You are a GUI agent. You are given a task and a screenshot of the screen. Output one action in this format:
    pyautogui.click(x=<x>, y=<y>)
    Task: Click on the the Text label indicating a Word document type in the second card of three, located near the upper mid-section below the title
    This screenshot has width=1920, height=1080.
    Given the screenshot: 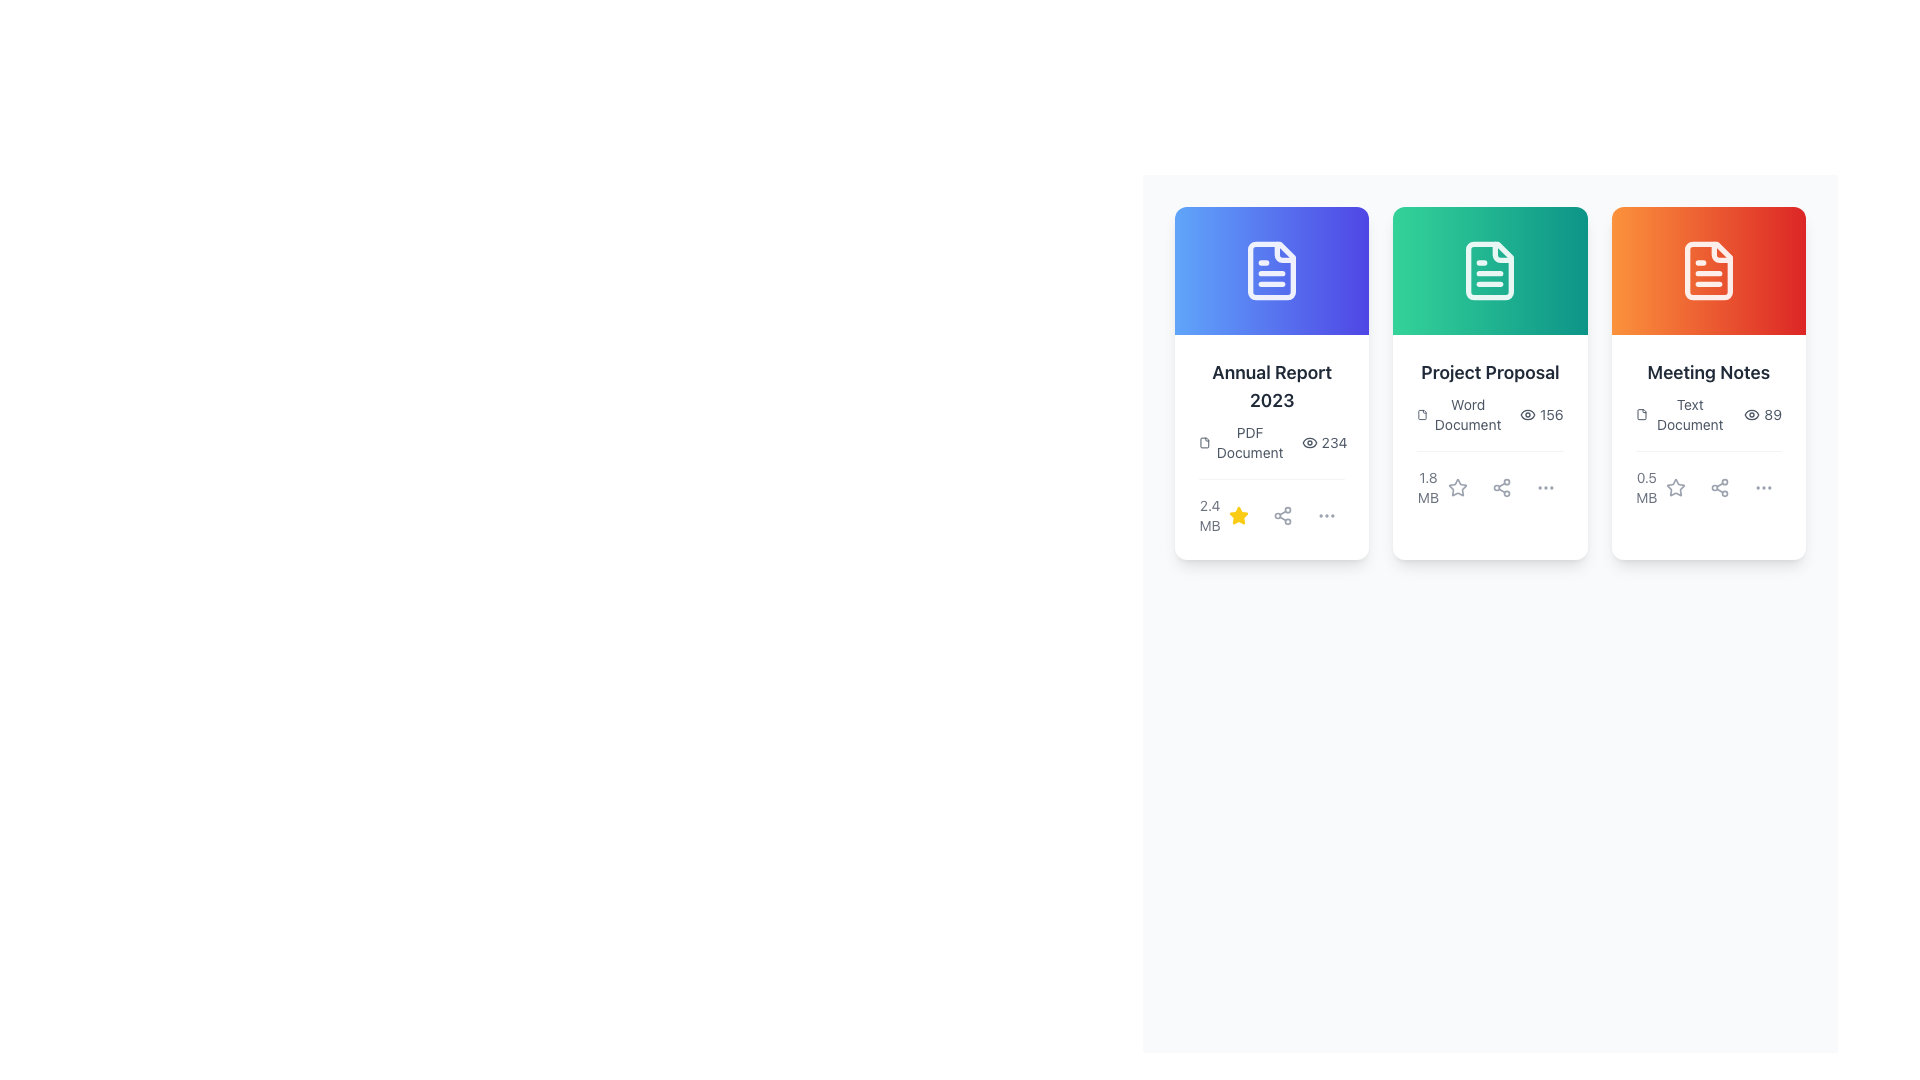 What is the action you would take?
    pyautogui.click(x=1460, y=414)
    